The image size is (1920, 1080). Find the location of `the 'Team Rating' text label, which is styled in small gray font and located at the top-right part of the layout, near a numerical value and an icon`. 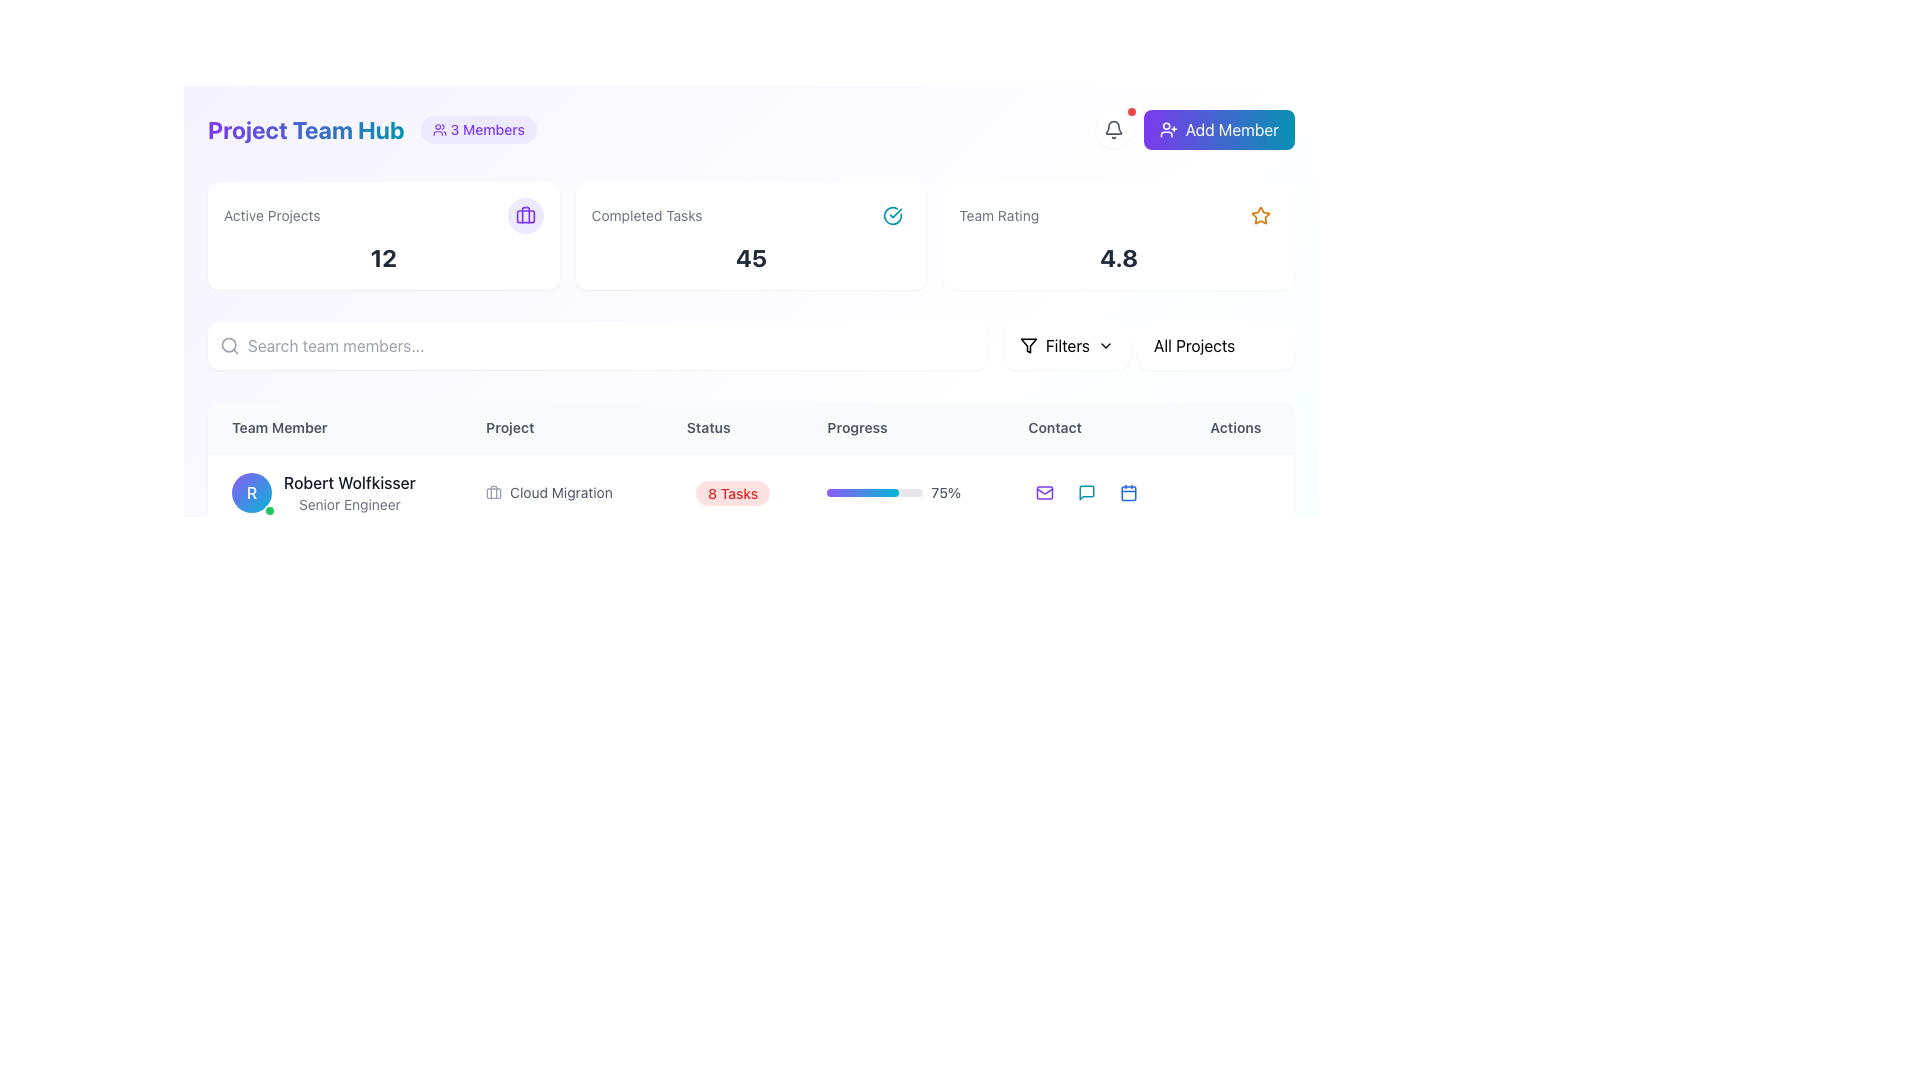

the 'Team Rating' text label, which is styled in small gray font and located at the top-right part of the layout, near a numerical value and an icon is located at coordinates (999, 216).